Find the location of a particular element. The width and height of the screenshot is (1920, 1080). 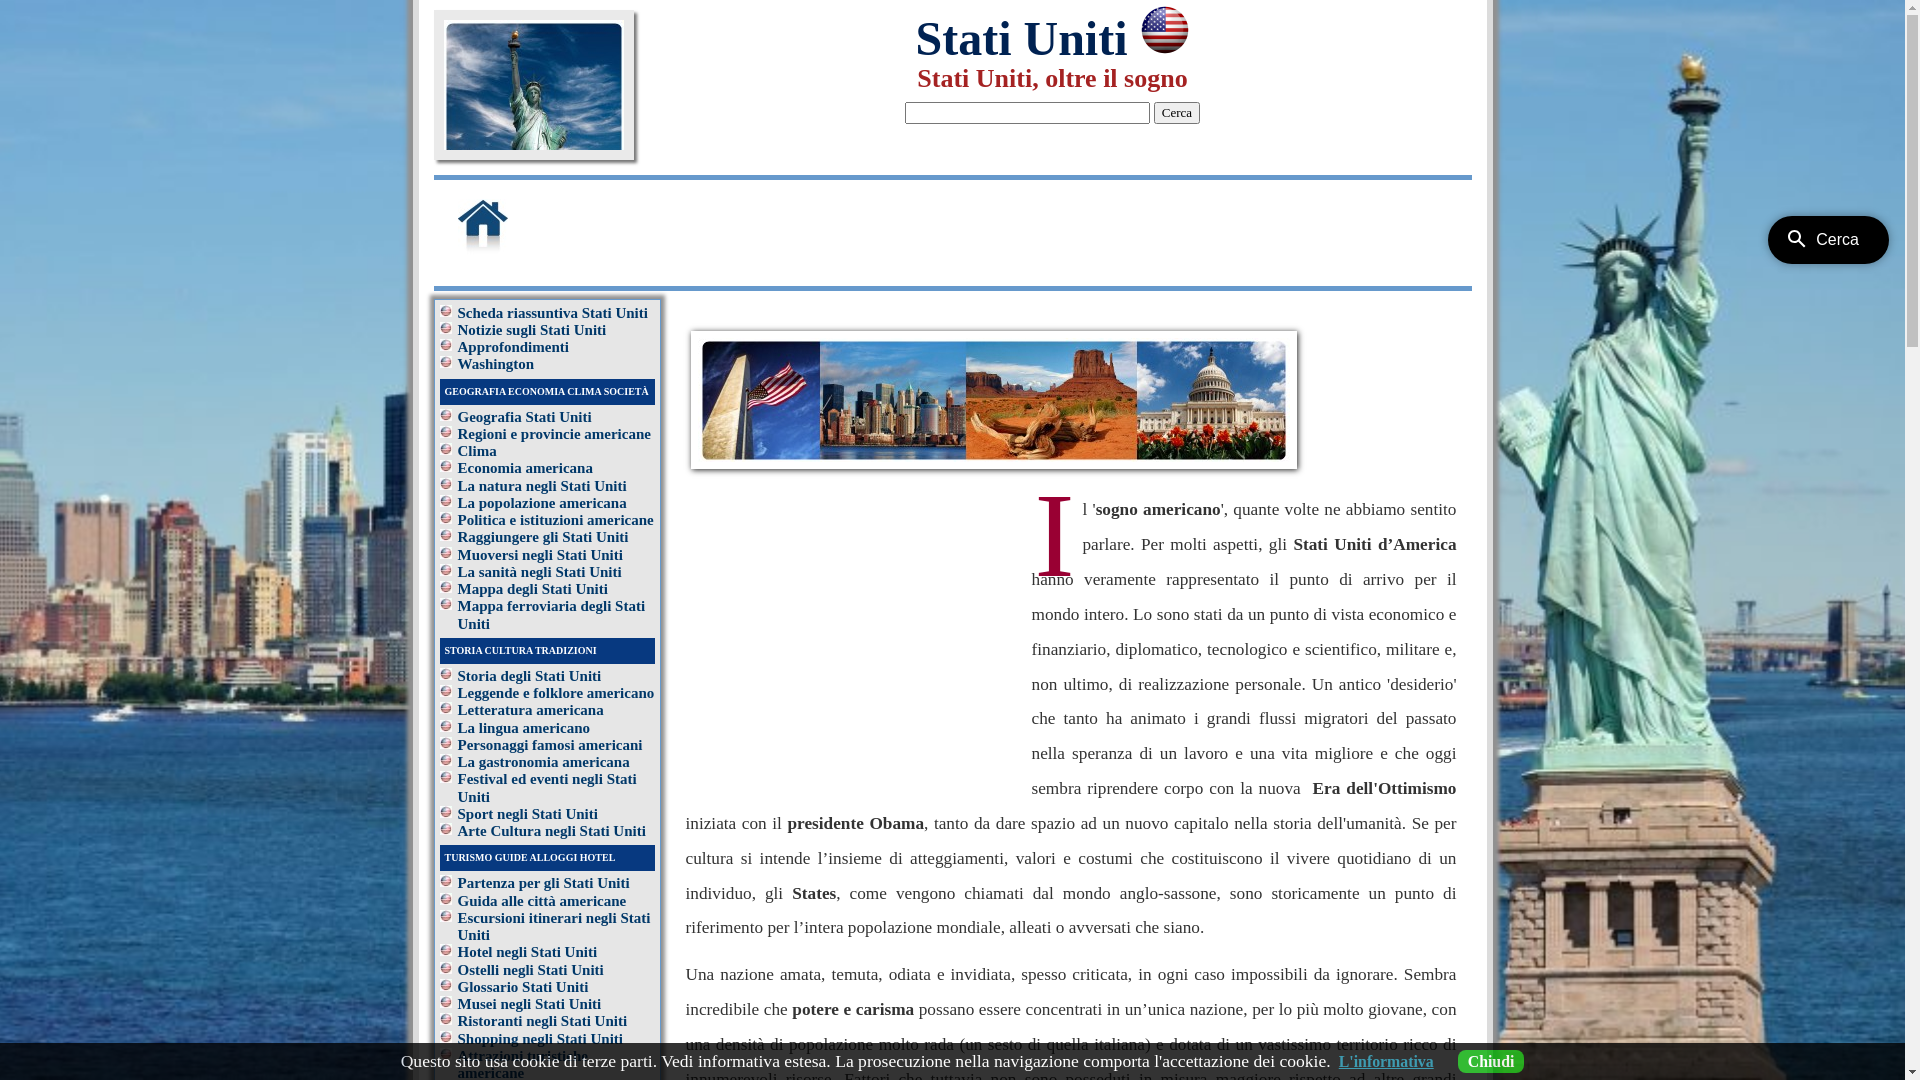

'Advertisement' is located at coordinates (641, 226).